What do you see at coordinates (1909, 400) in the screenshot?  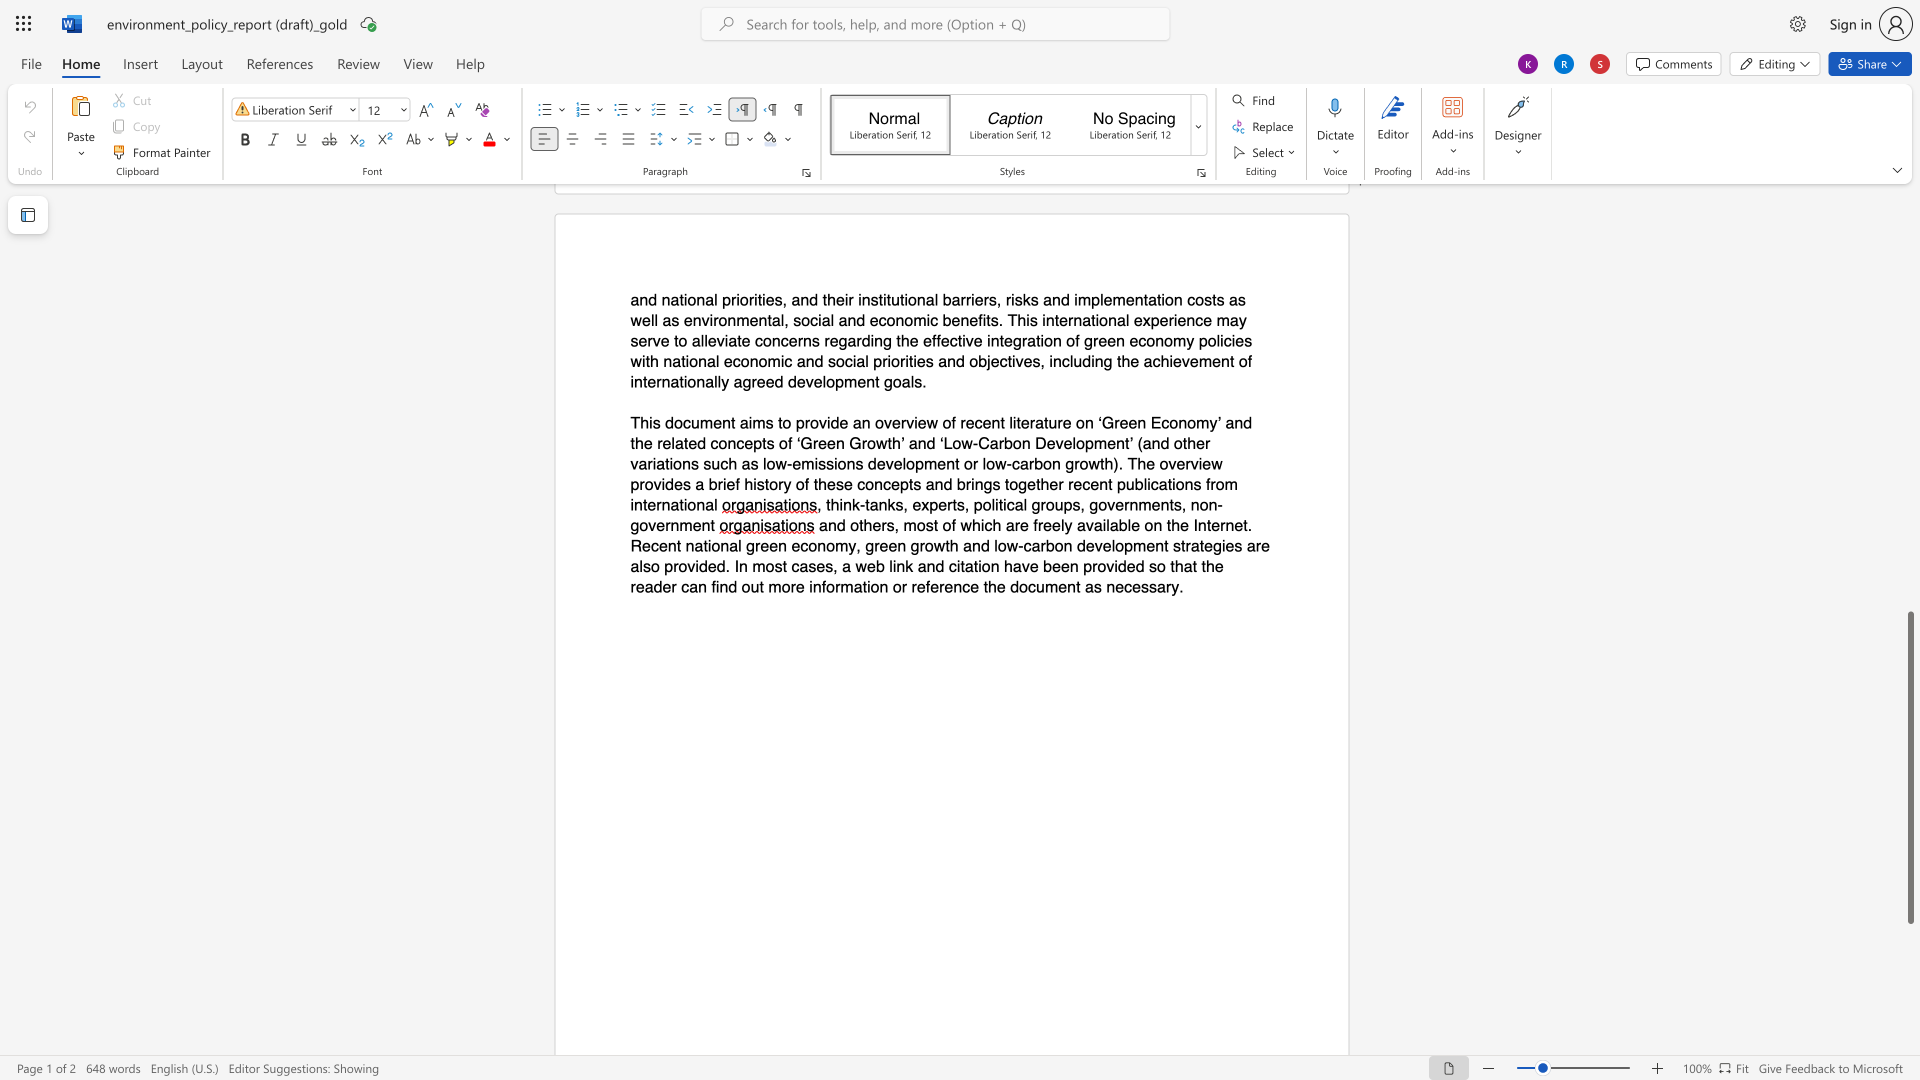 I see `the scrollbar to scroll upward` at bounding box center [1909, 400].